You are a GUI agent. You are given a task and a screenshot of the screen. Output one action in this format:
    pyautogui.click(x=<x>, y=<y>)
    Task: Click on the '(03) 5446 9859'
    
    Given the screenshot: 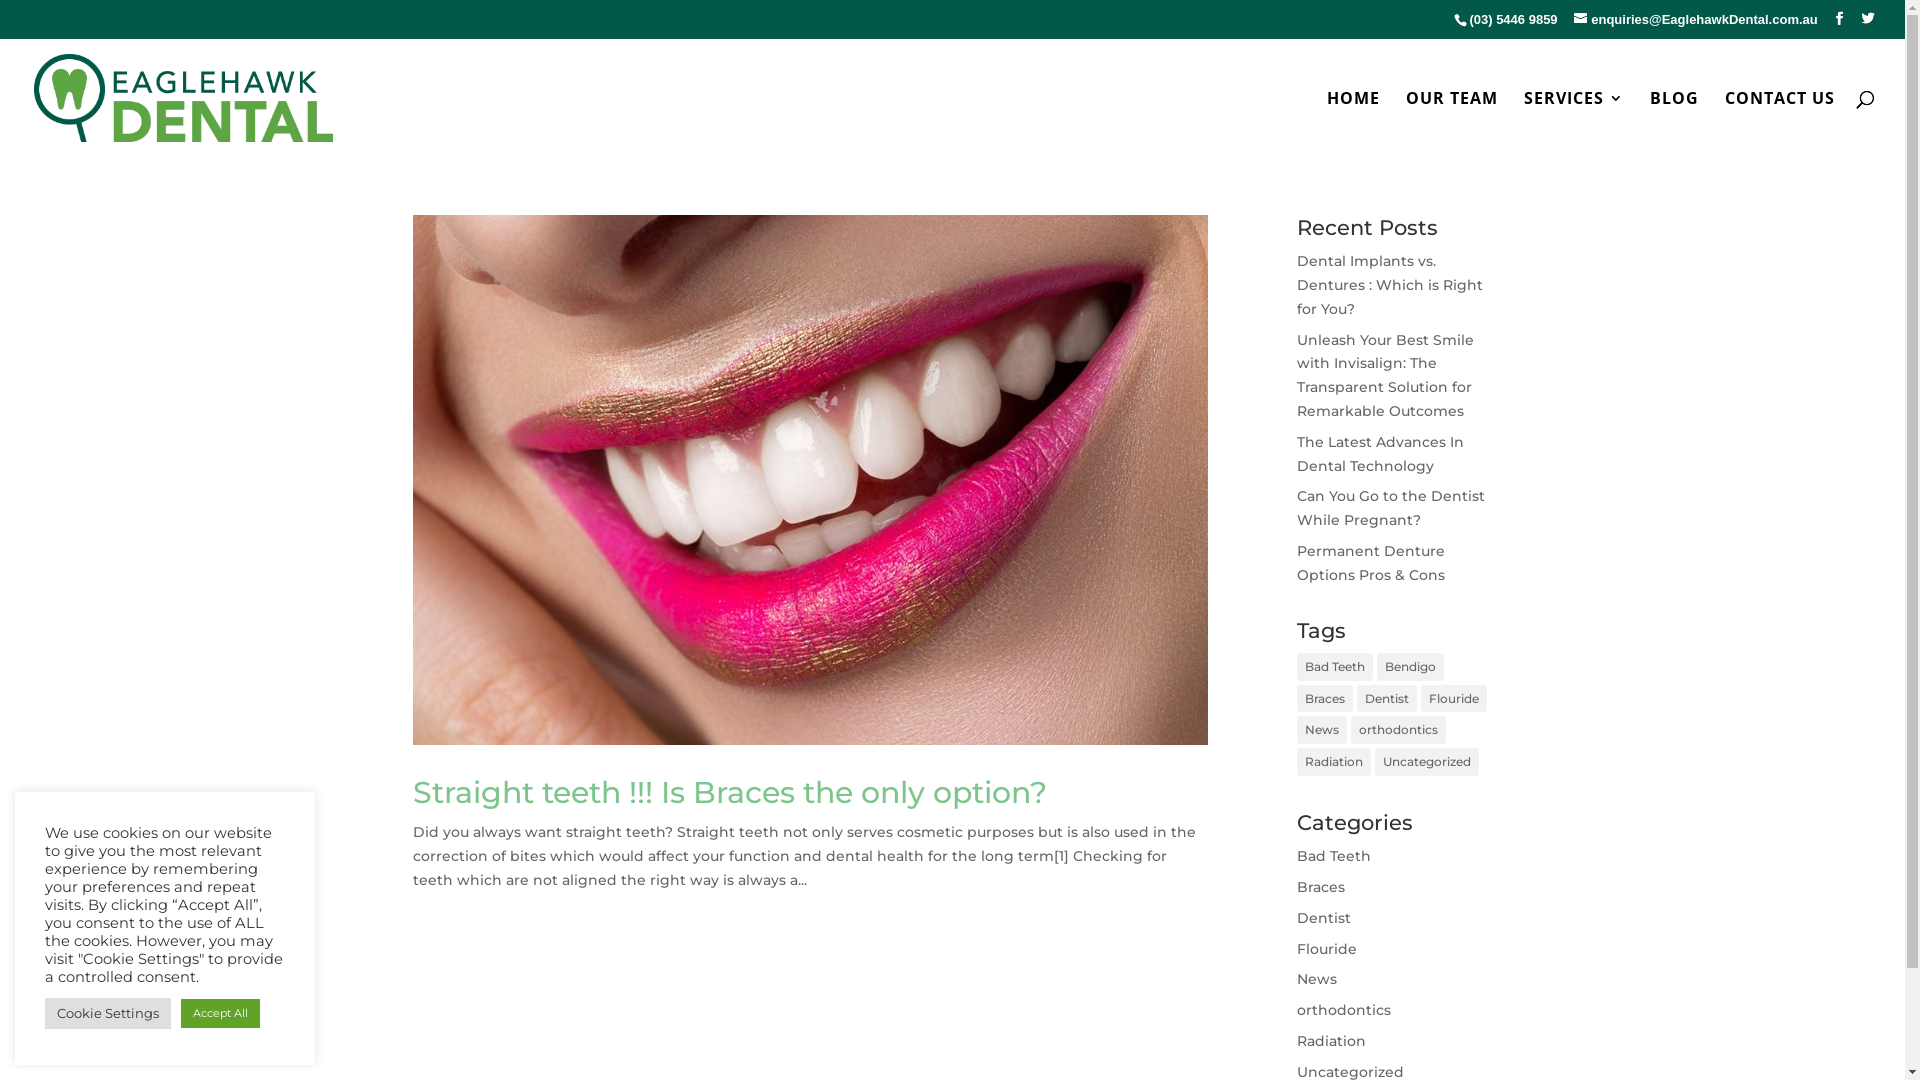 What is the action you would take?
    pyautogui.click(x=1512, y=19)
    